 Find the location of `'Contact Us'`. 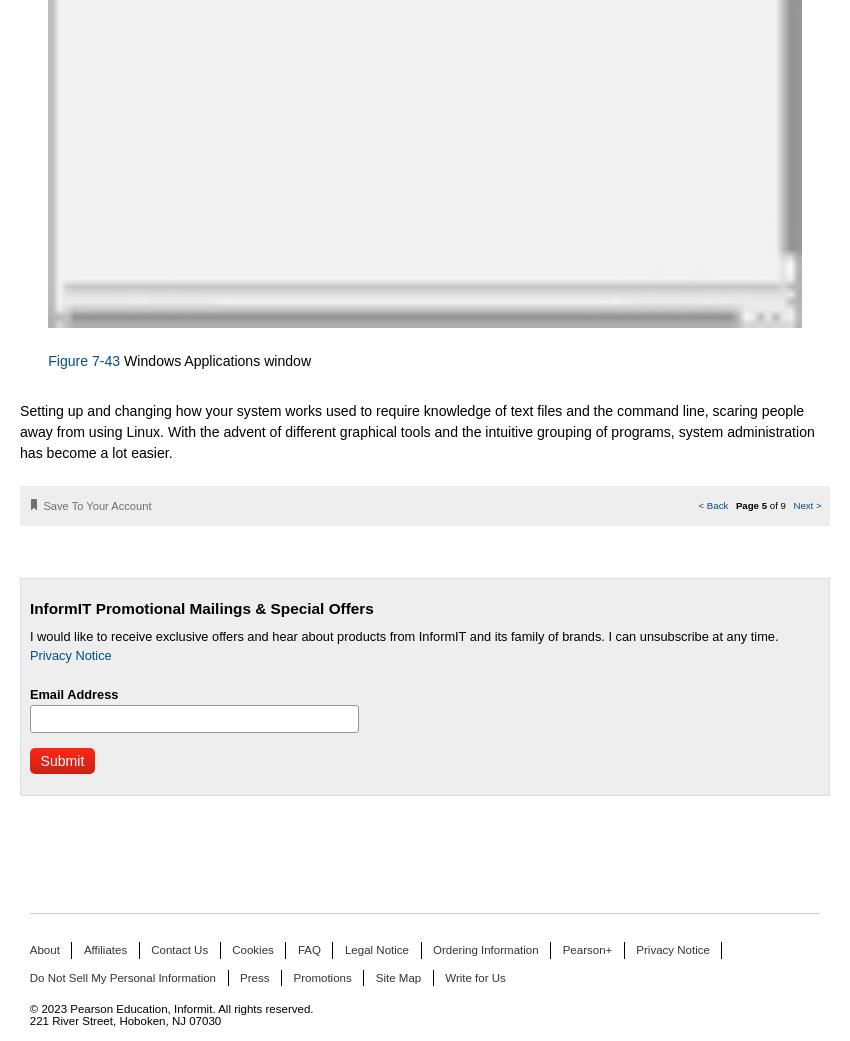

'Contact Us' is located at coordinates (178, 950).